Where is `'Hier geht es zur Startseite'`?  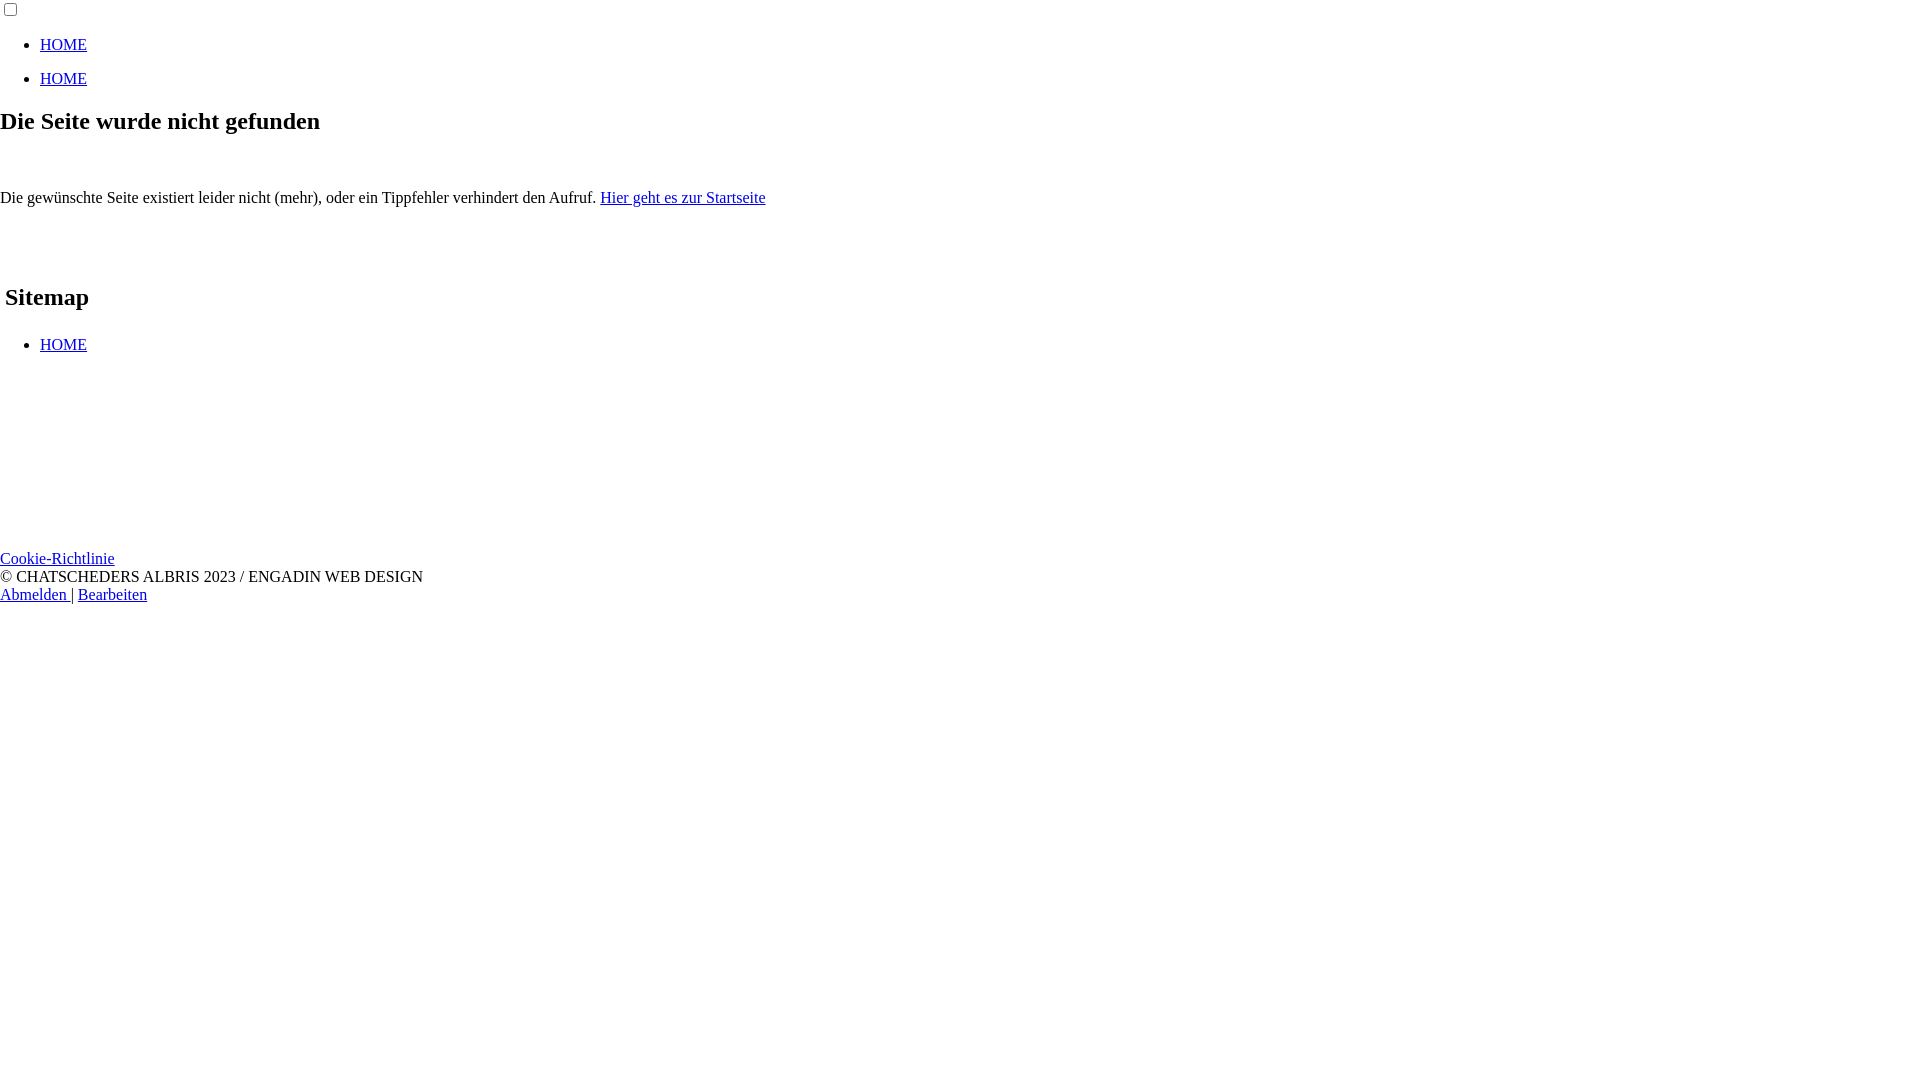 'Hier geht es zur Startseite' is located at coordinates (682, 197).